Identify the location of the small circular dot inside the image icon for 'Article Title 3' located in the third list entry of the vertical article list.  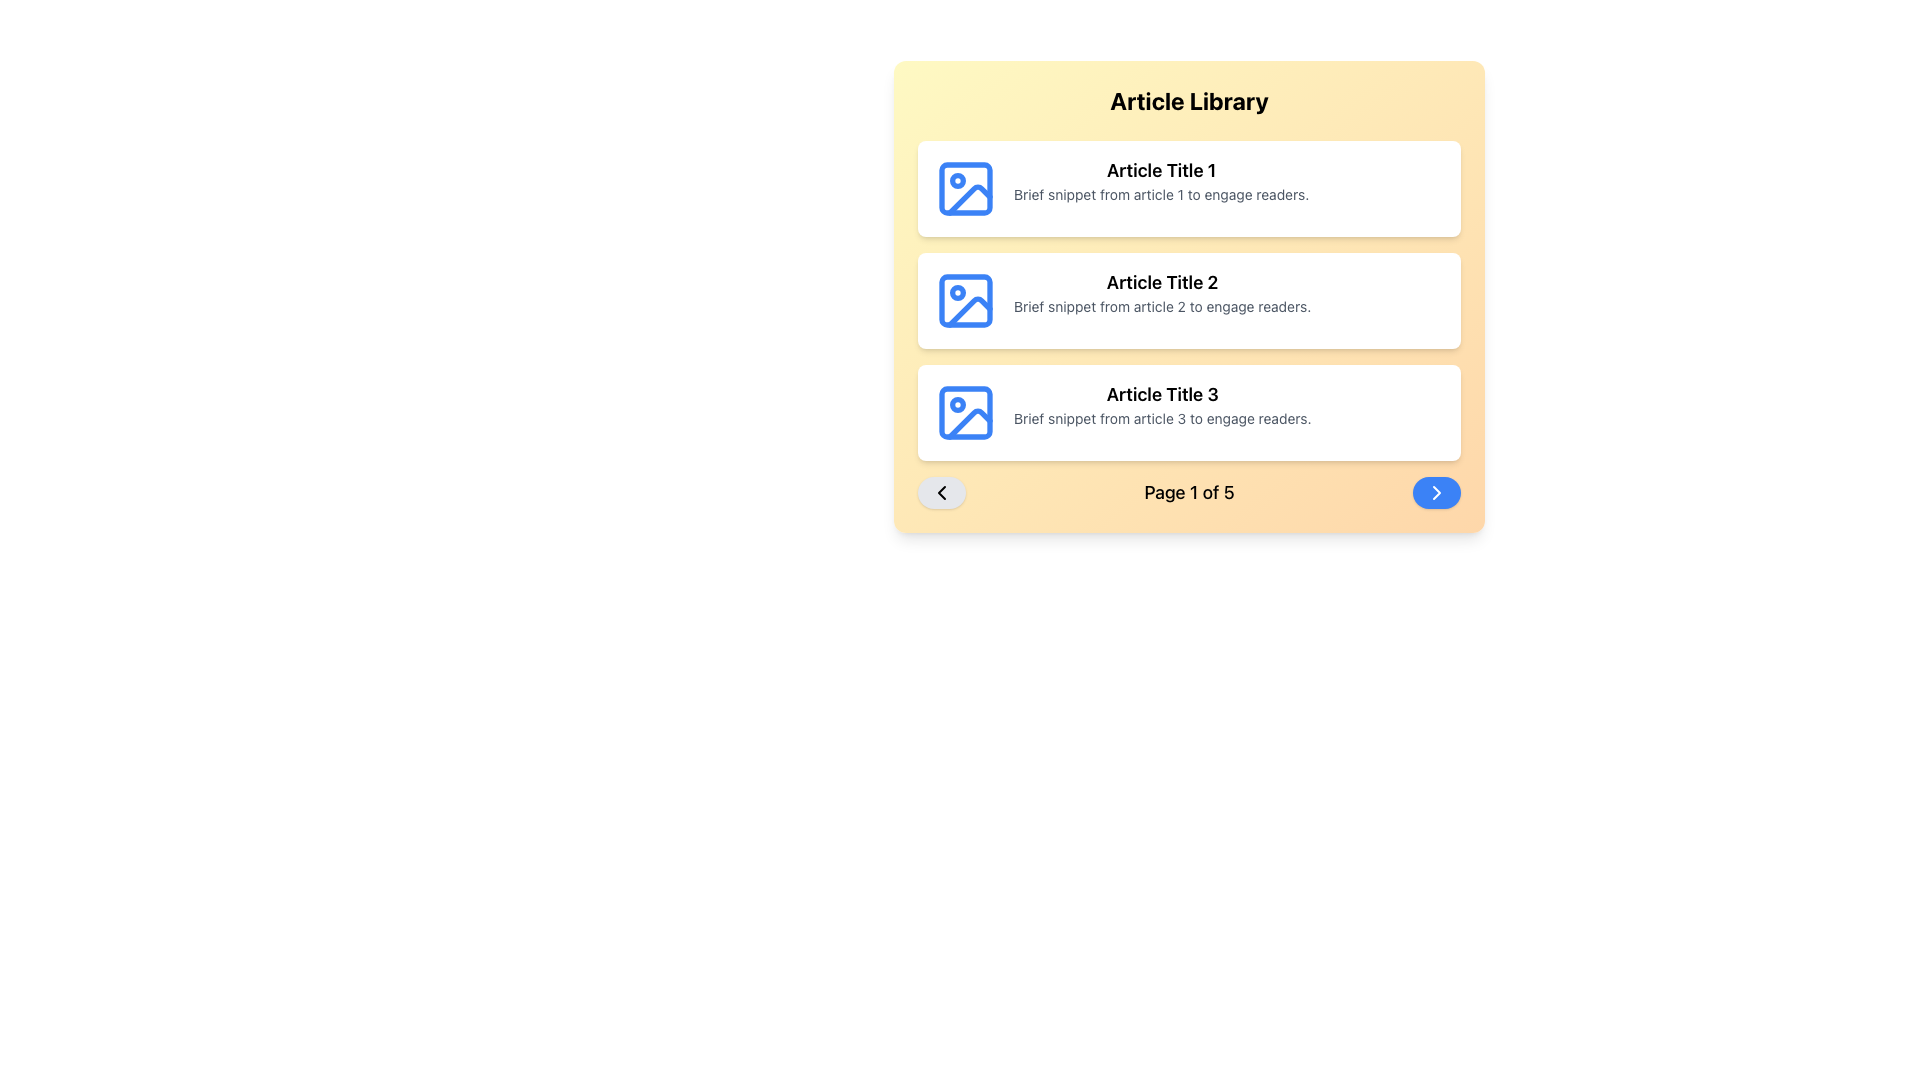
(957, 405).